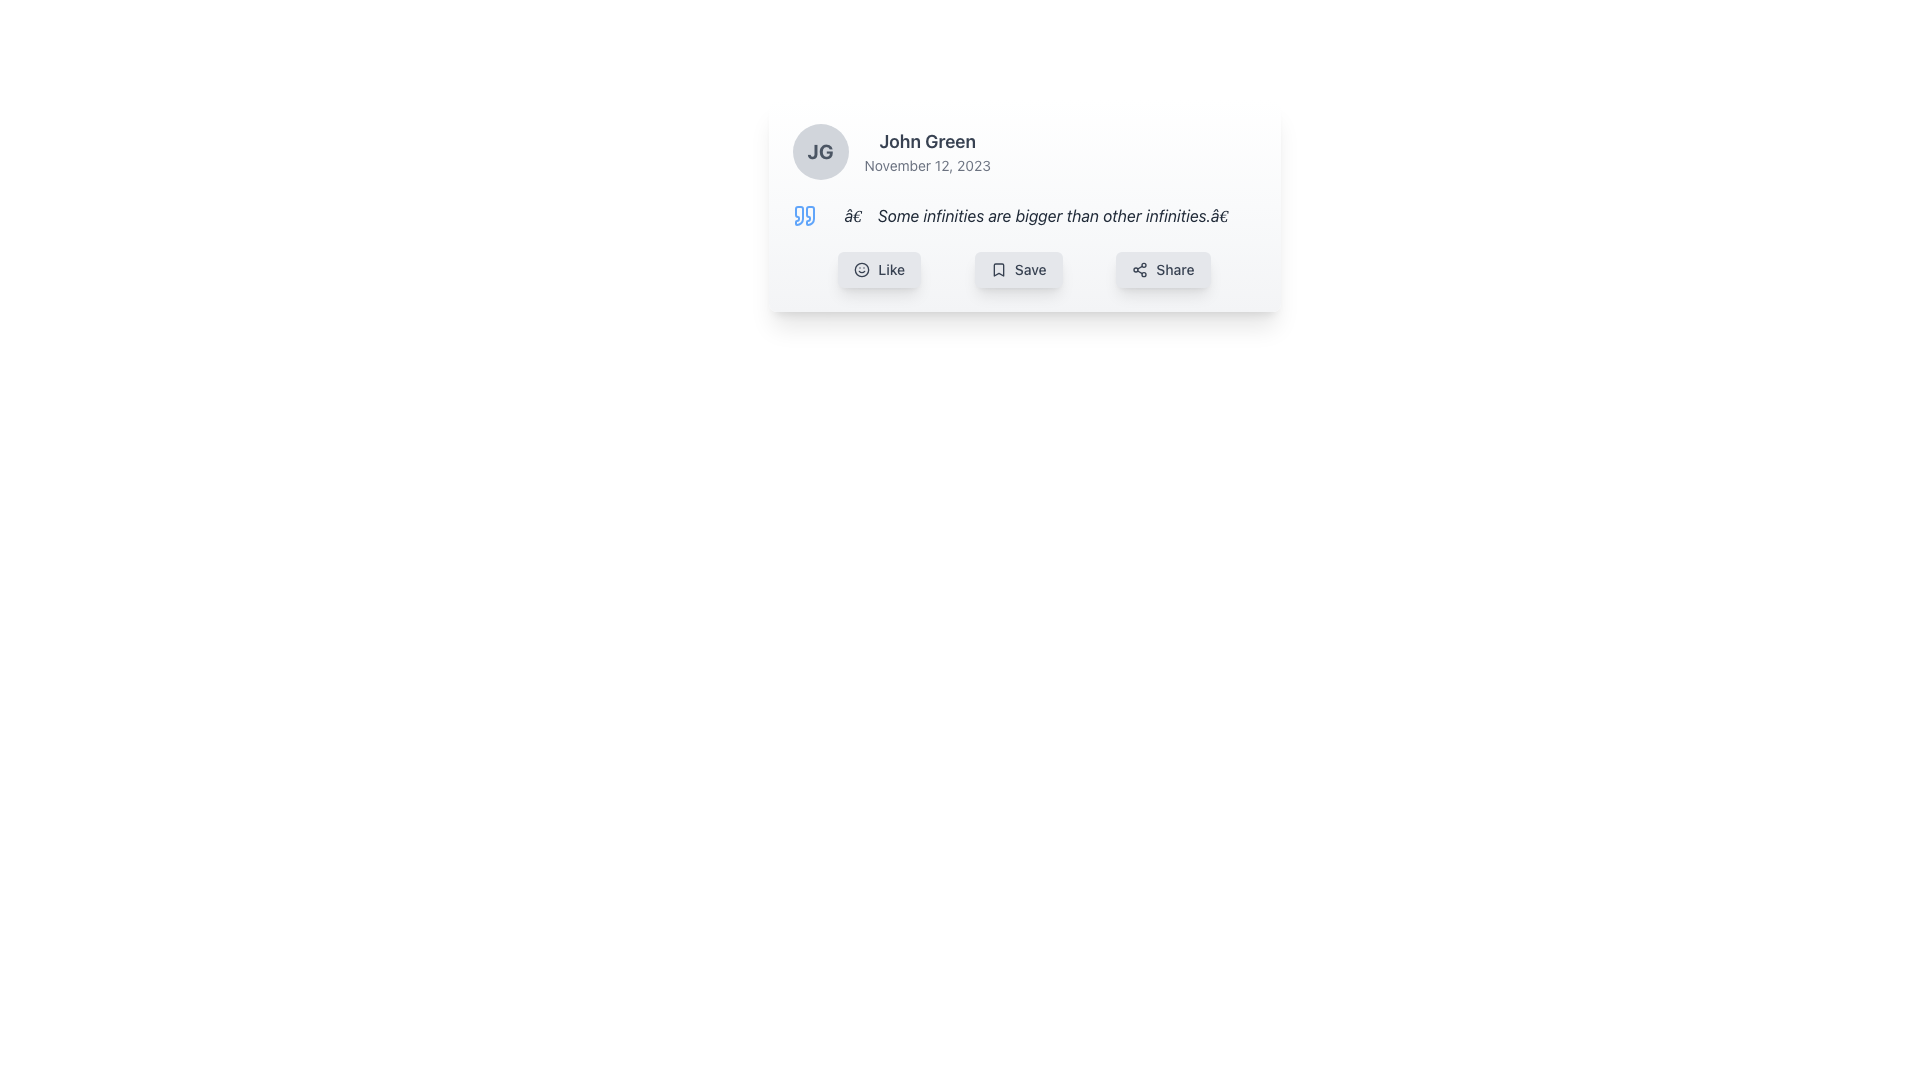 This screenshot has height=1080, width=1920. Describe the element at coordinates (1162, 270) in the screenshot. I see `the 'Share' button, which is the third button in a row of three, featuring a gray background, dark gray text, and a sharing icon on the left side` at that location.